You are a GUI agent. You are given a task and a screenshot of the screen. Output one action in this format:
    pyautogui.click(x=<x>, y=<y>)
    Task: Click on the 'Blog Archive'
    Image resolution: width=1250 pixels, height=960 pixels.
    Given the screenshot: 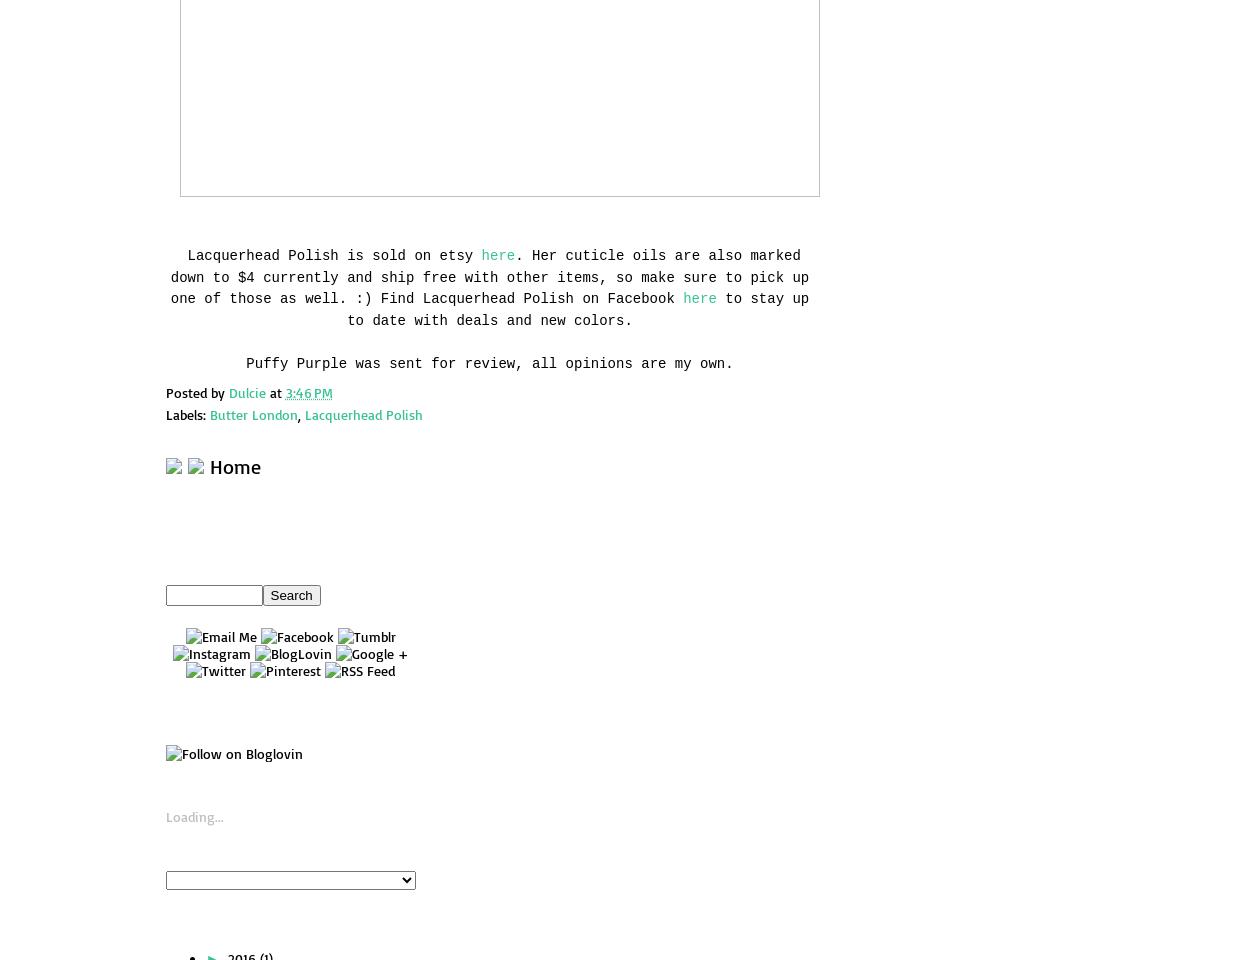 What is the action you would take?
    pyautogui.click(x=273, y=924)
    